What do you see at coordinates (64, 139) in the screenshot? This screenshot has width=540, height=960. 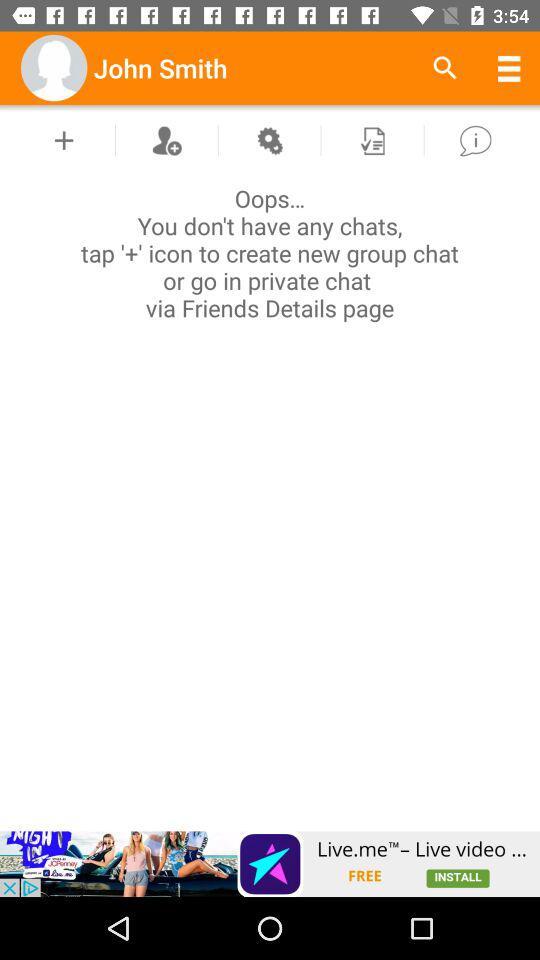 I see `new chat` at bounding box center [64, 139].